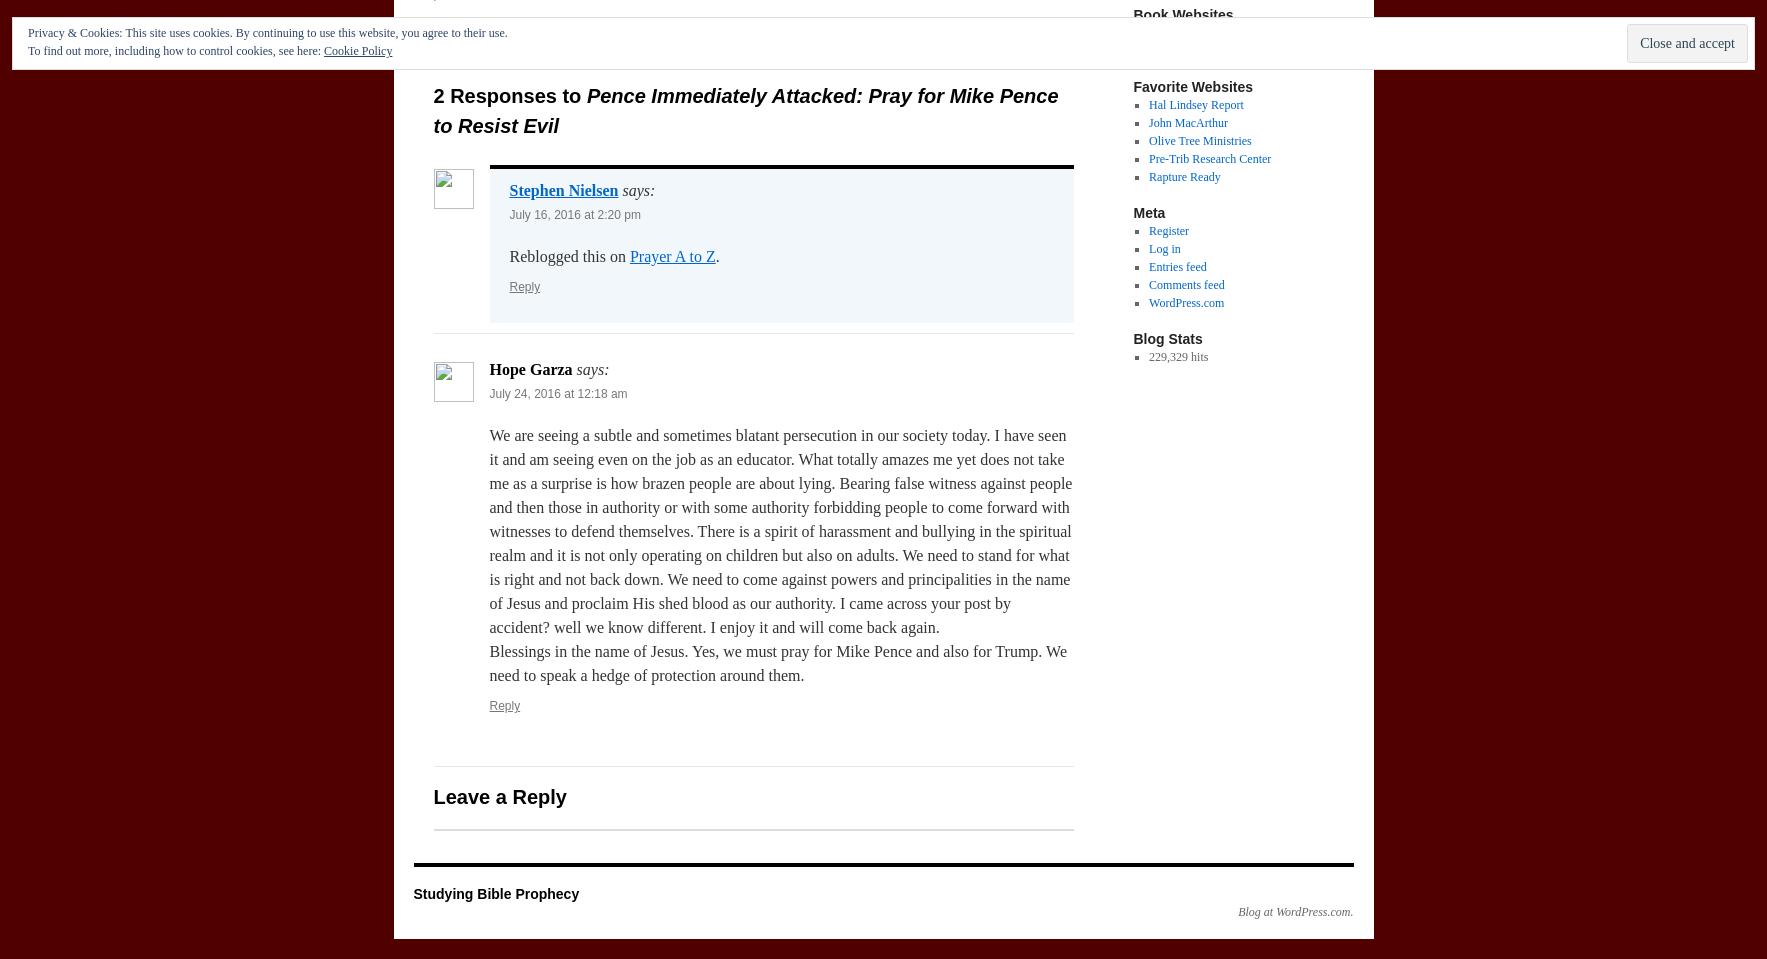  What do you see at coordinates (357, 50) in the screenshot?
I see `'Cookie Policy'` at bounding box center [357, 50].